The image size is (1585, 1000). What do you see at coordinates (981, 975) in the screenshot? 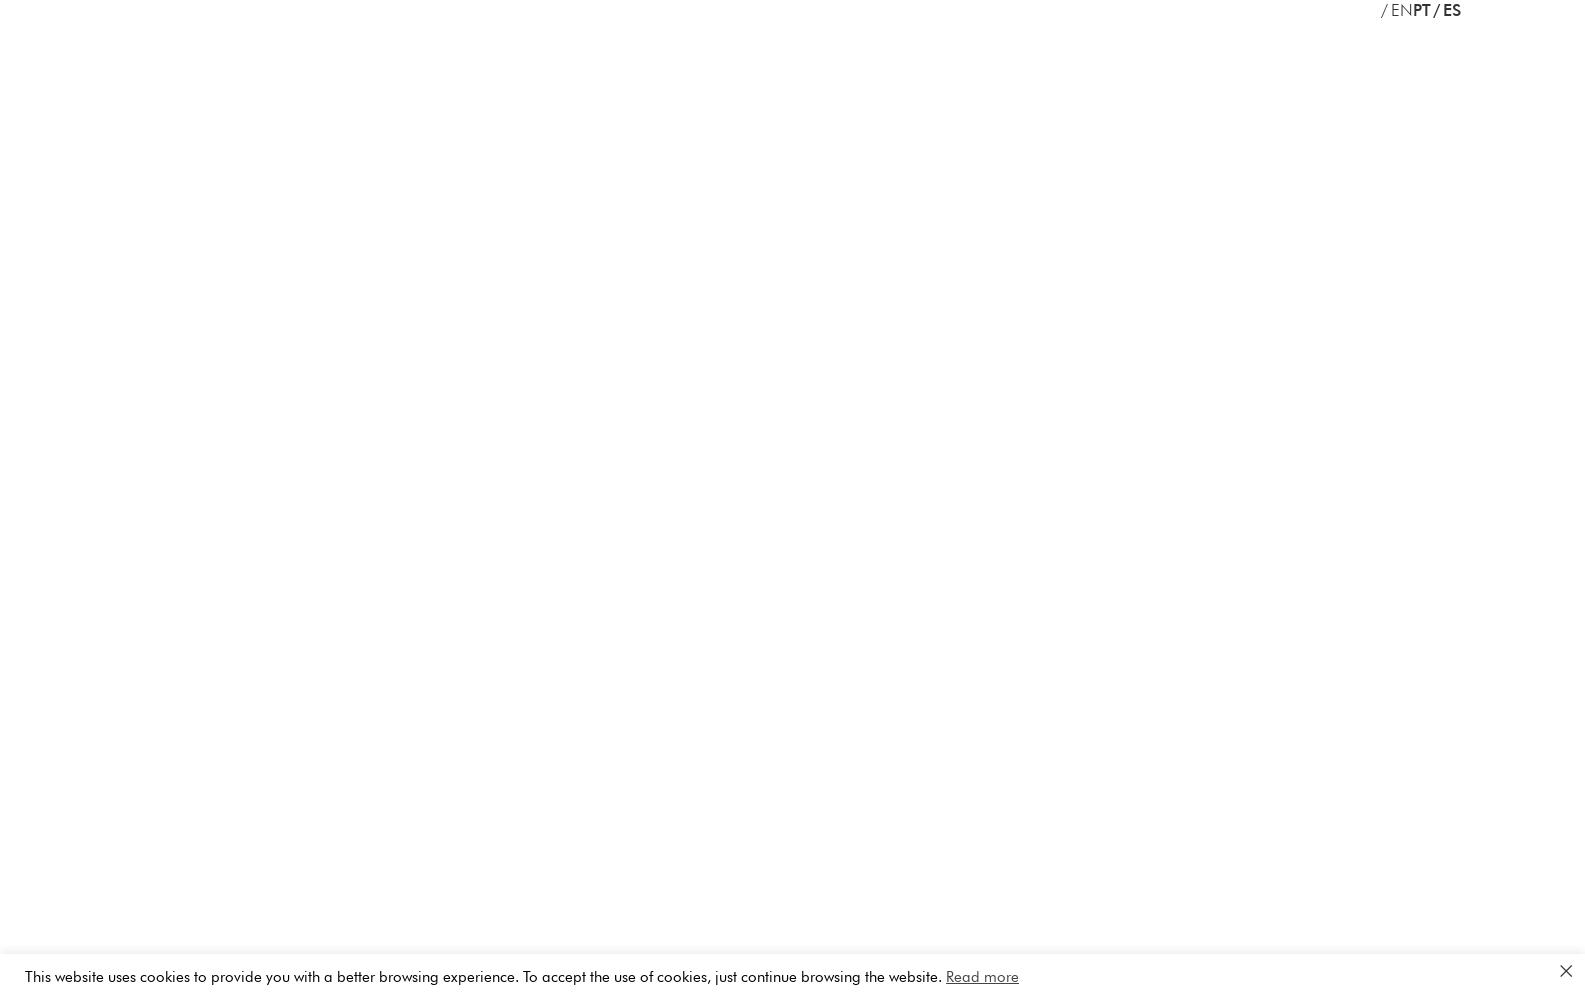
I see `'Read more'` at bounding box center [981, 975].